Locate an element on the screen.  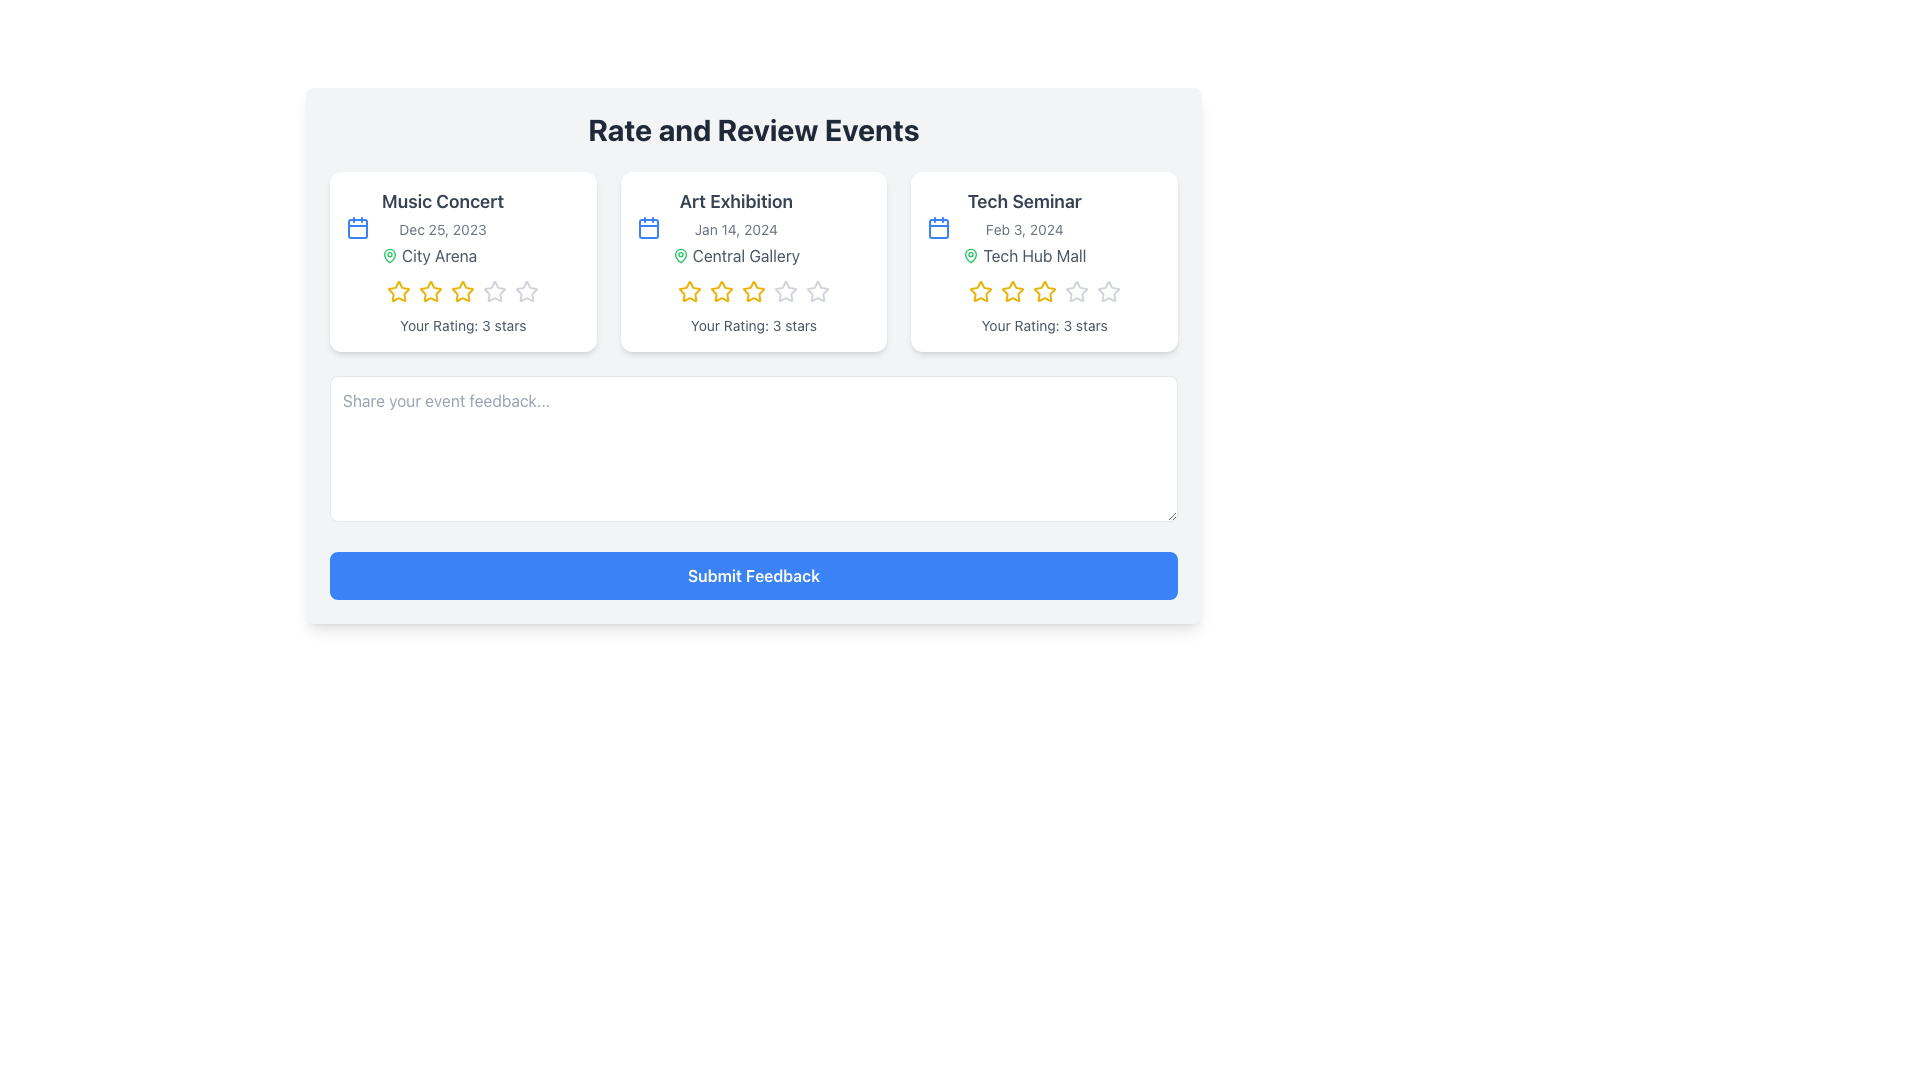
the rating component for the 'Tech Seminar' event, located at the bottom section of the right-most card in a three-card layout is located at coordinates (1043, 292).